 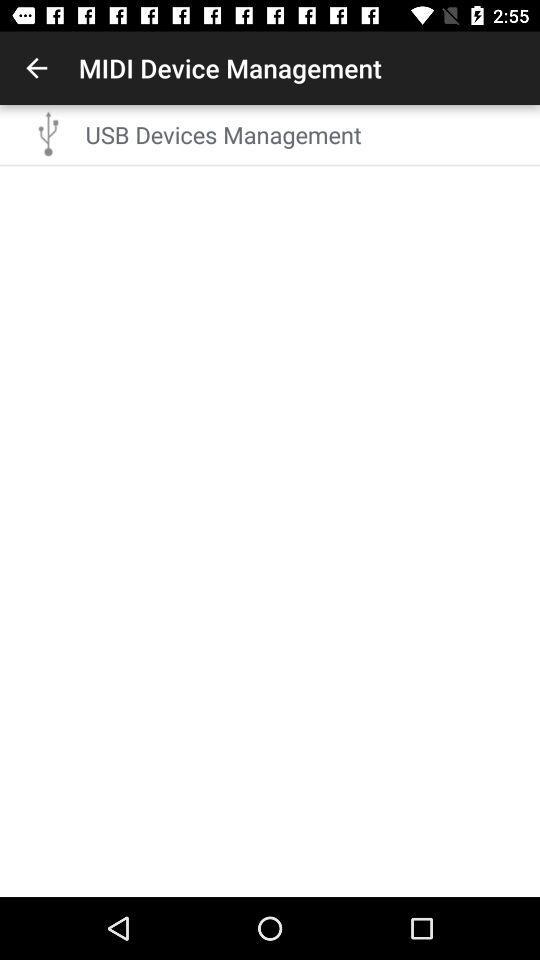 I want to click on app to the left of midi device management item, so click(x=36, y=68).